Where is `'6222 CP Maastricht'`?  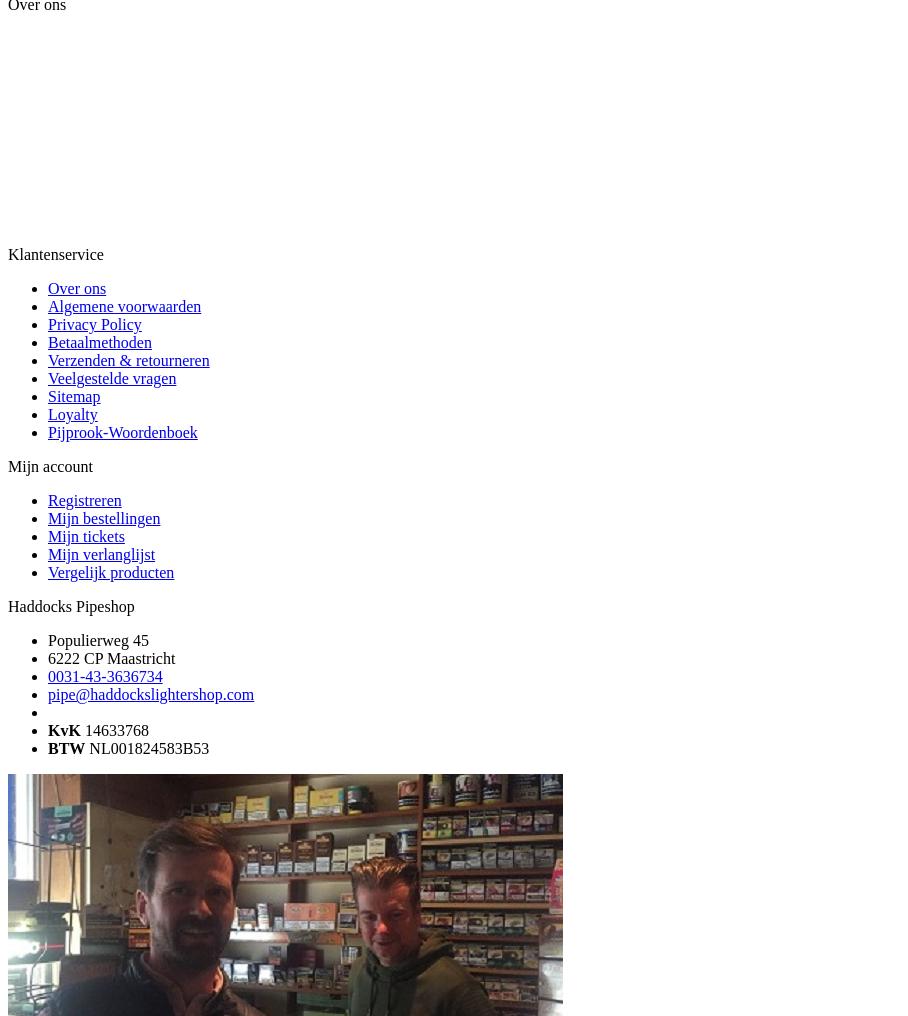
'6222 CP Maastricht' is located at coordinates (48, 657).